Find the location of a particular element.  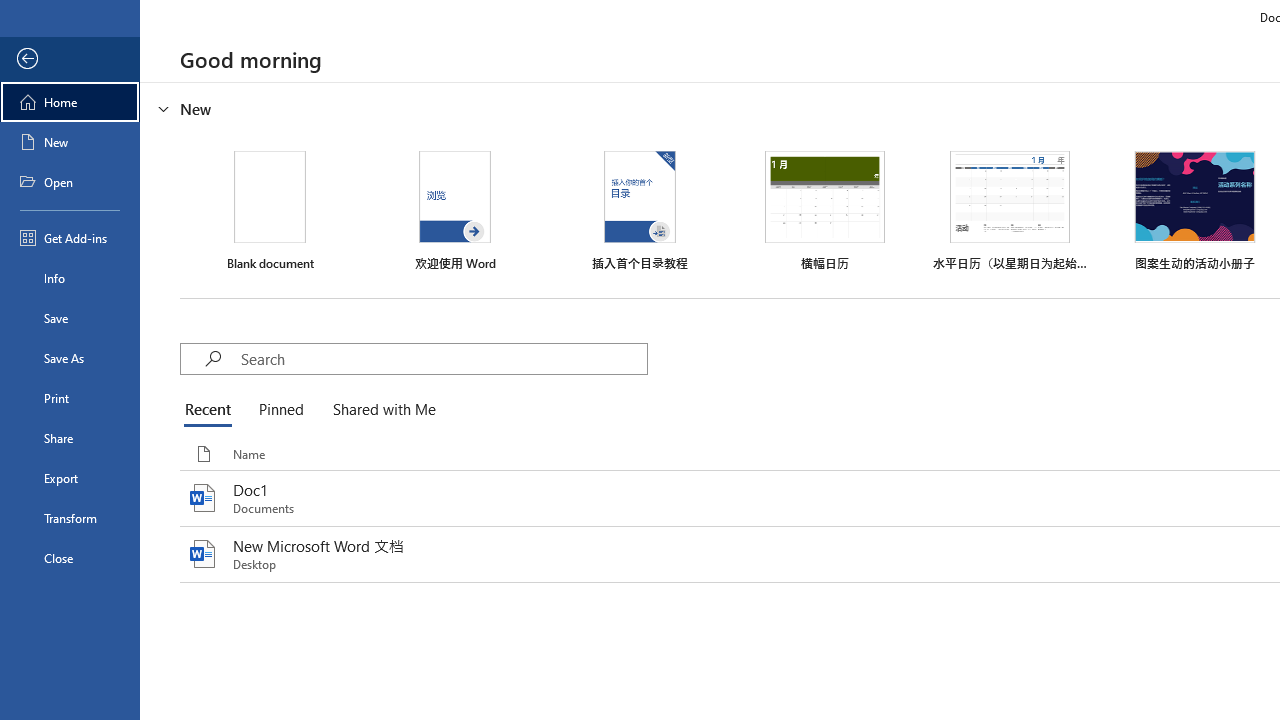

'Share' is located at coordinates (69, 437).